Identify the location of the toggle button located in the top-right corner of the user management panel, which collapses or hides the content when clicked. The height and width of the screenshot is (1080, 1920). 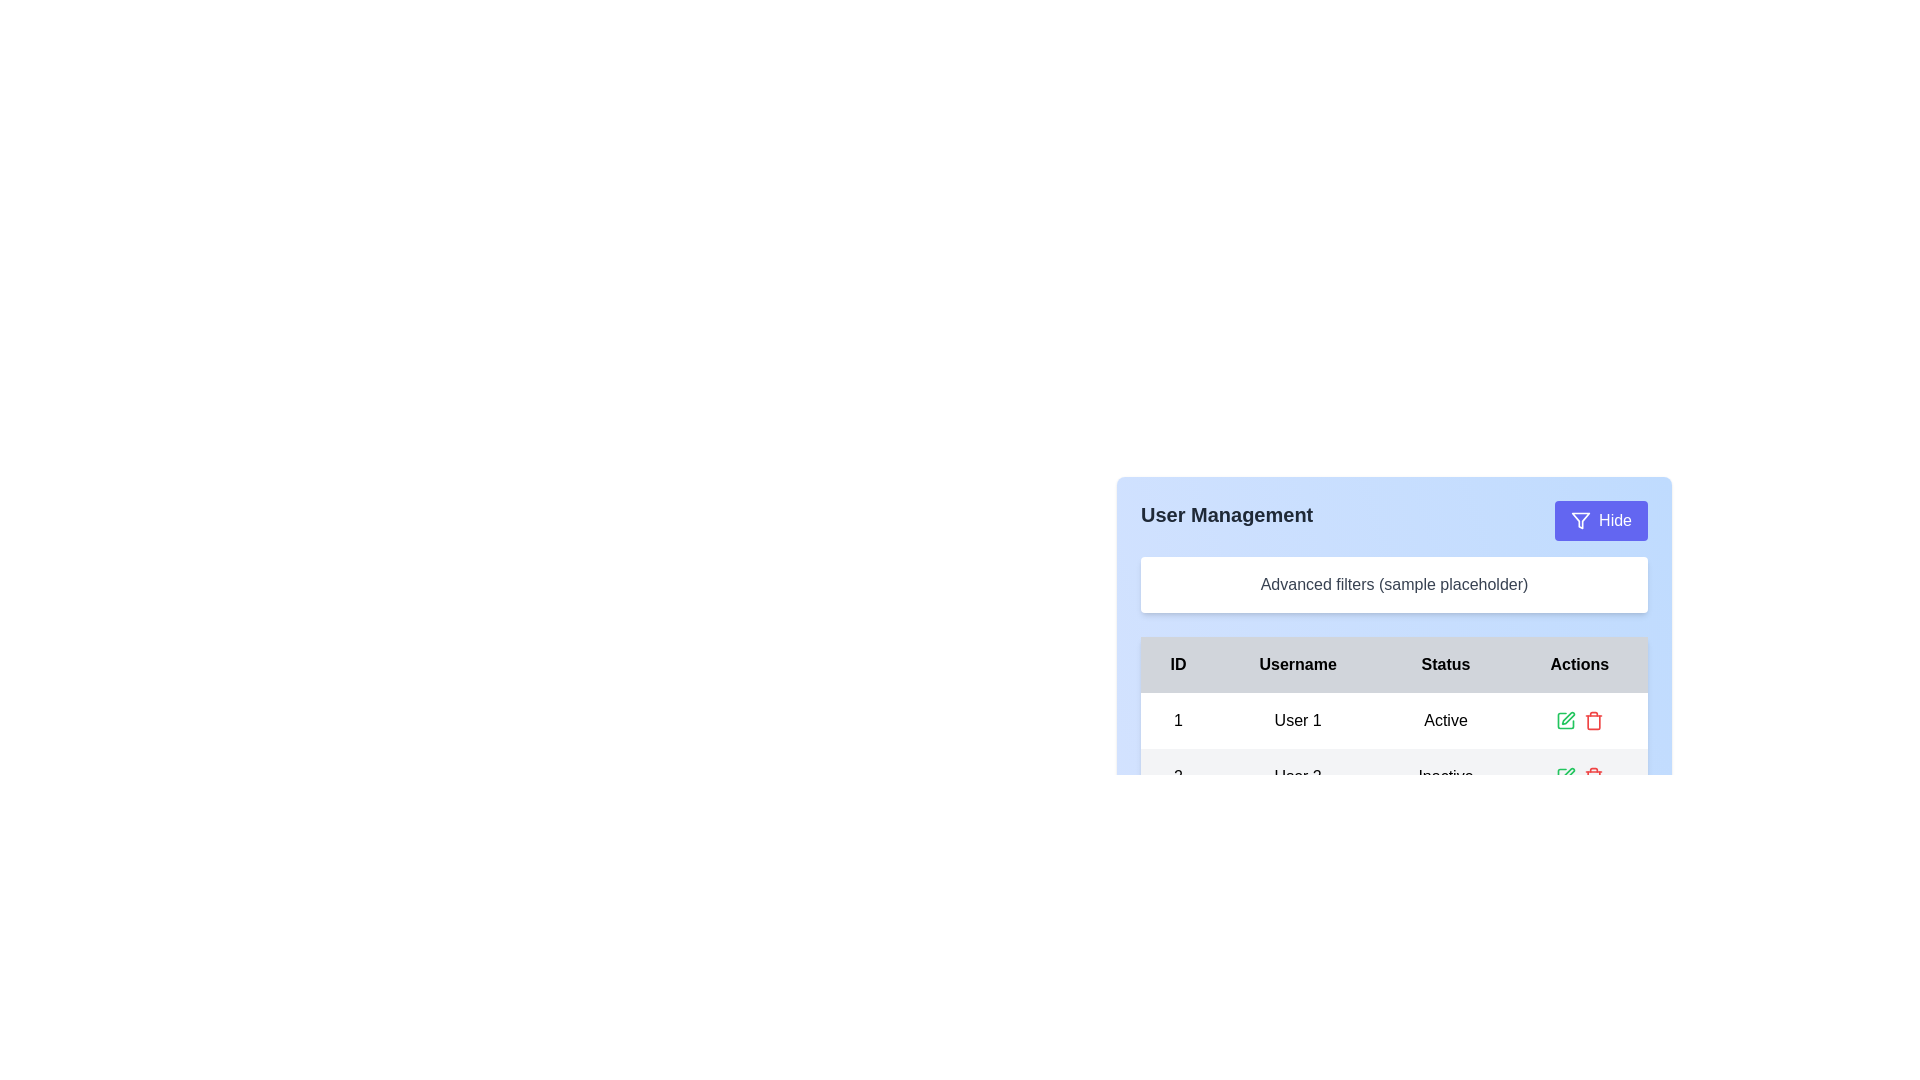
(1601, 519).